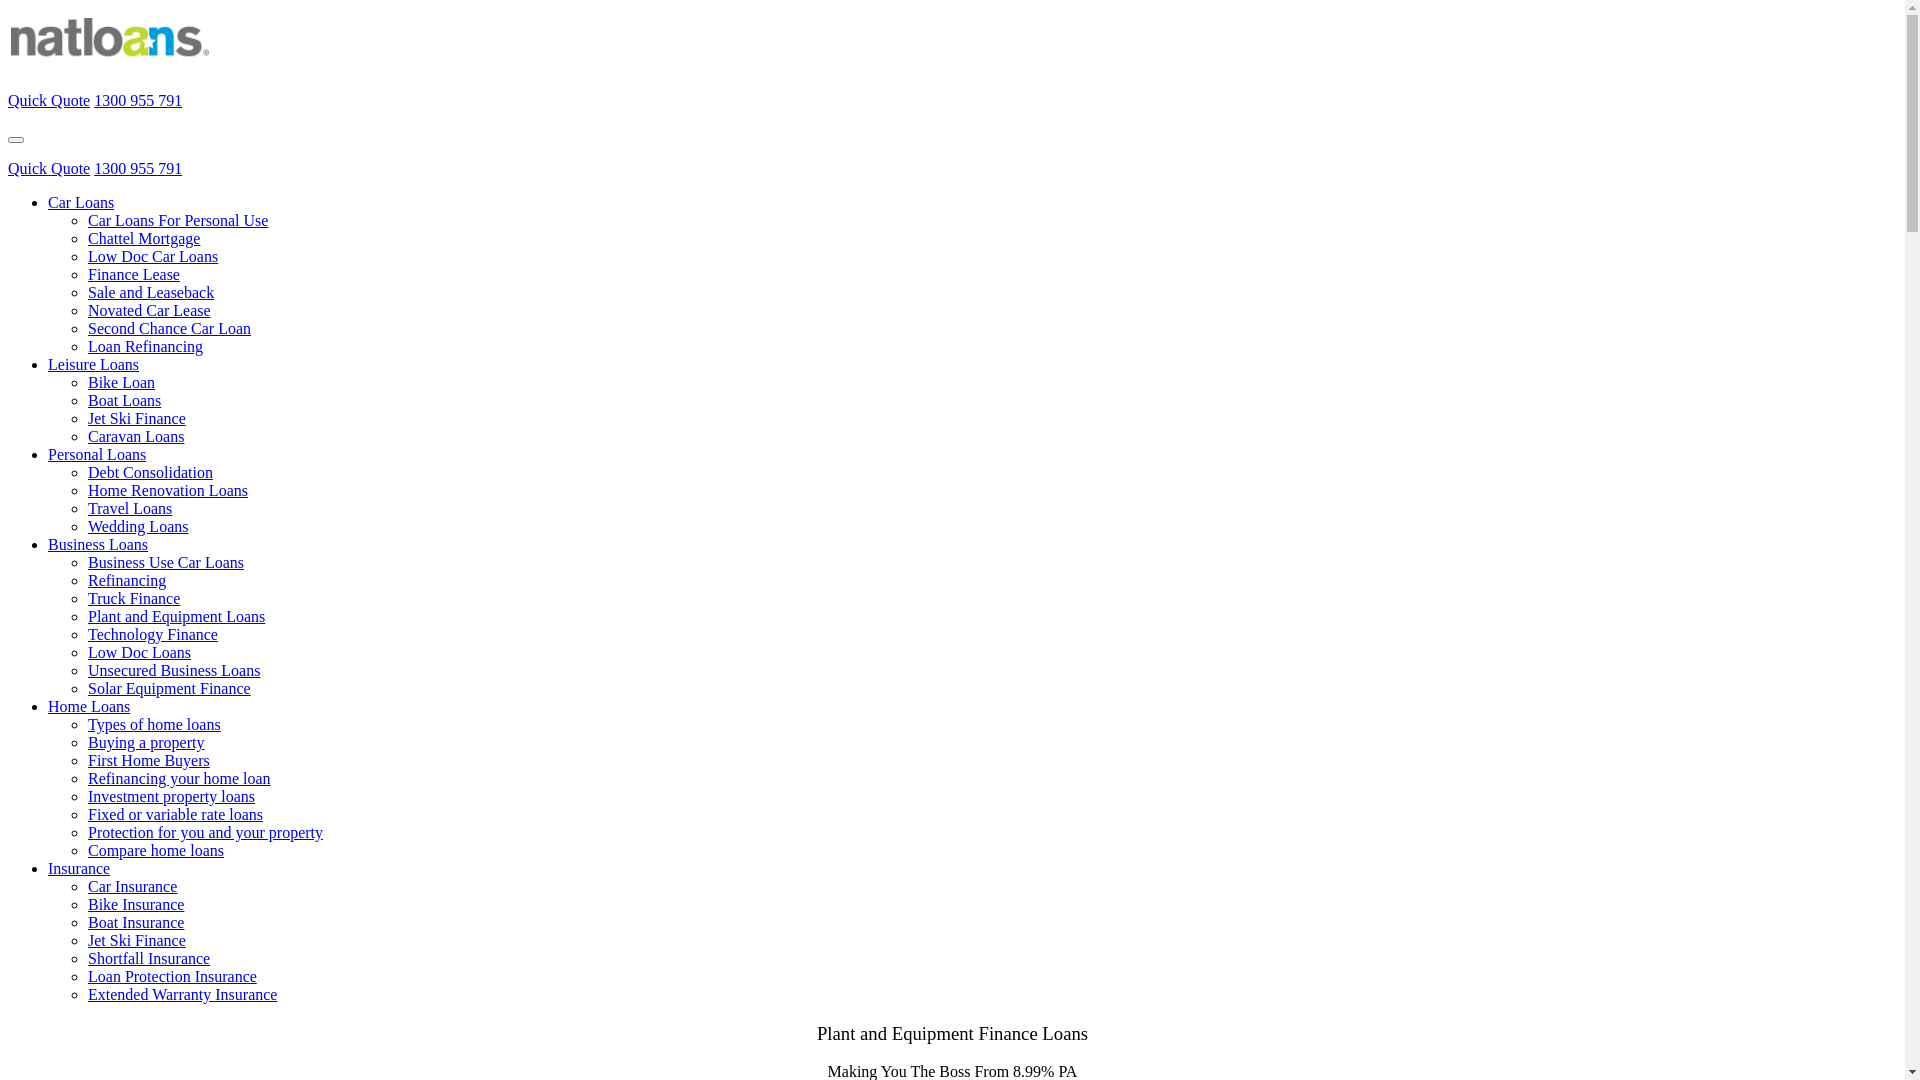 The height and width of the screenshot is (1080, 1920). Describe the element at coordinates (144, 345) in the screenshot. I see `'Loan Refinancing'` at that location.